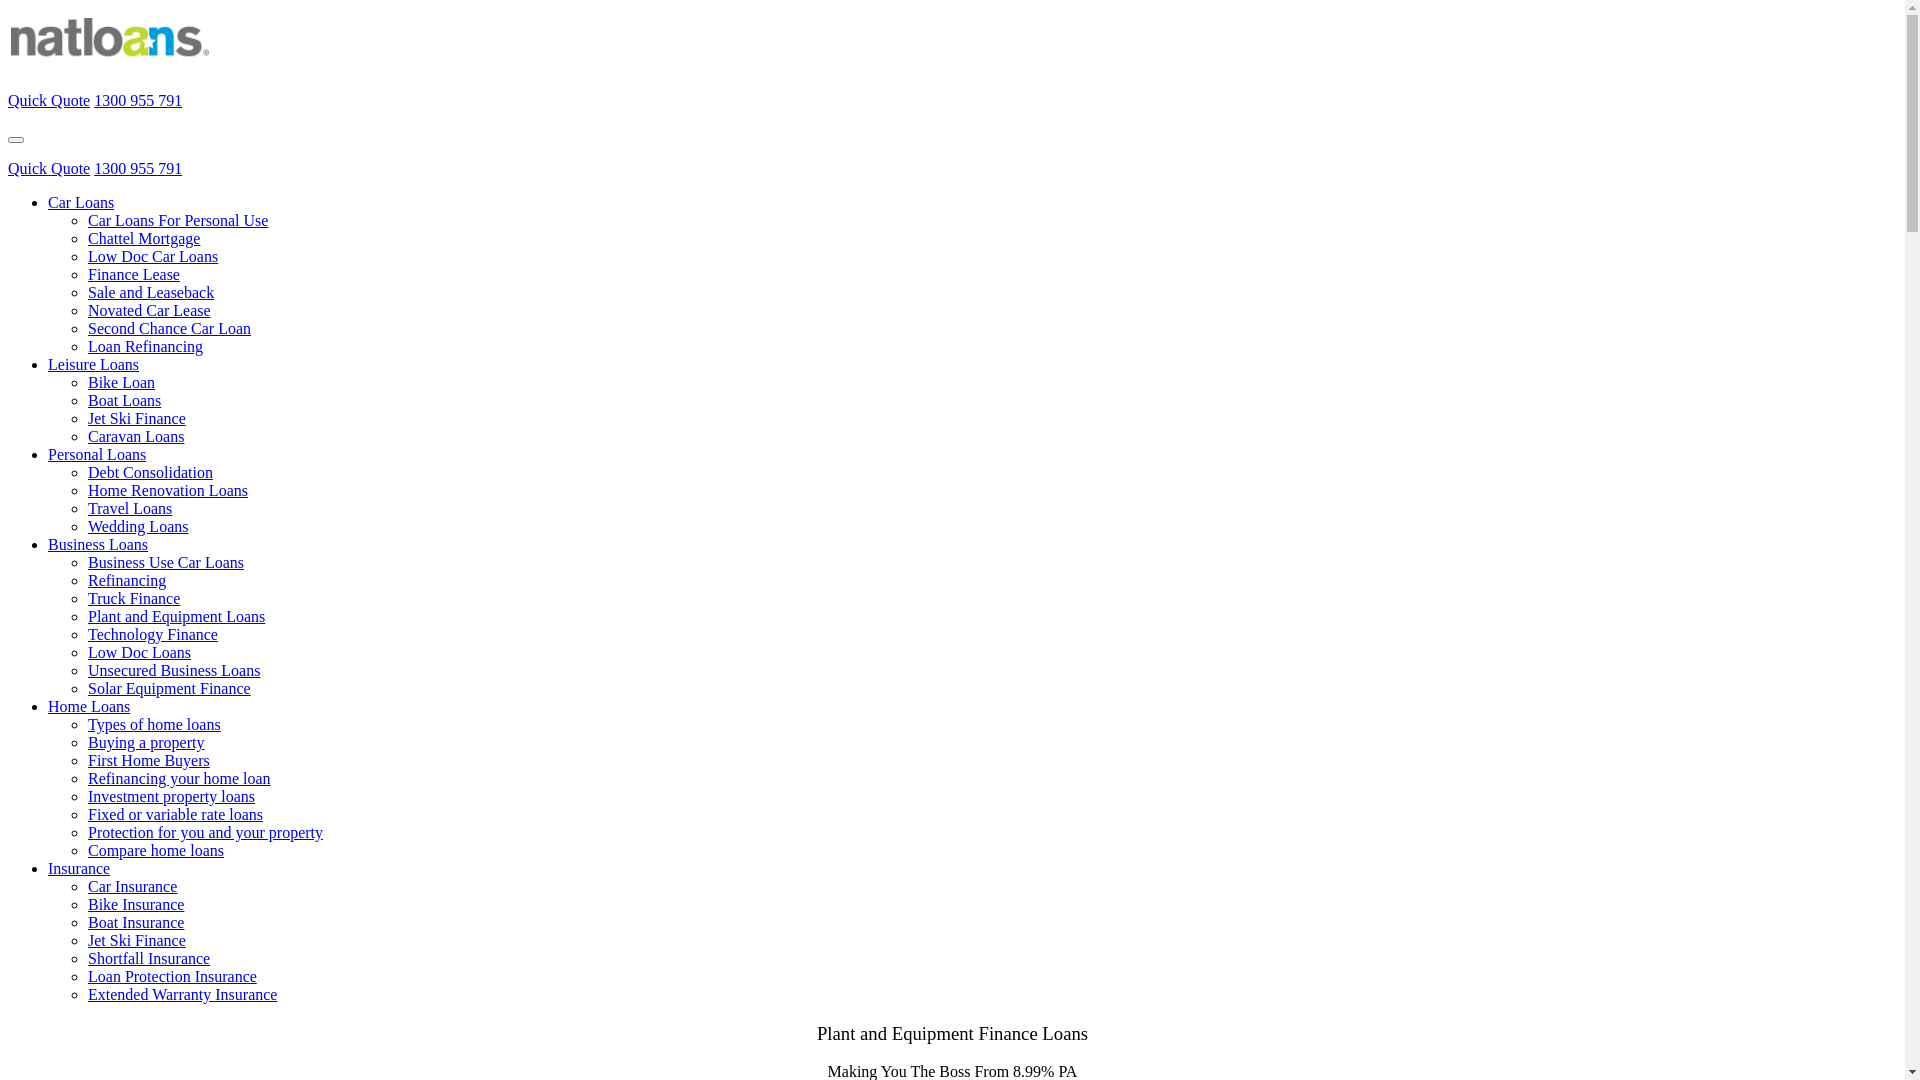 The height and width of the screenshot is (1080, 1920). Describe the element at coordinates (144, 345) in the screenshot. I see `'Loan Refinancing'` at that location.